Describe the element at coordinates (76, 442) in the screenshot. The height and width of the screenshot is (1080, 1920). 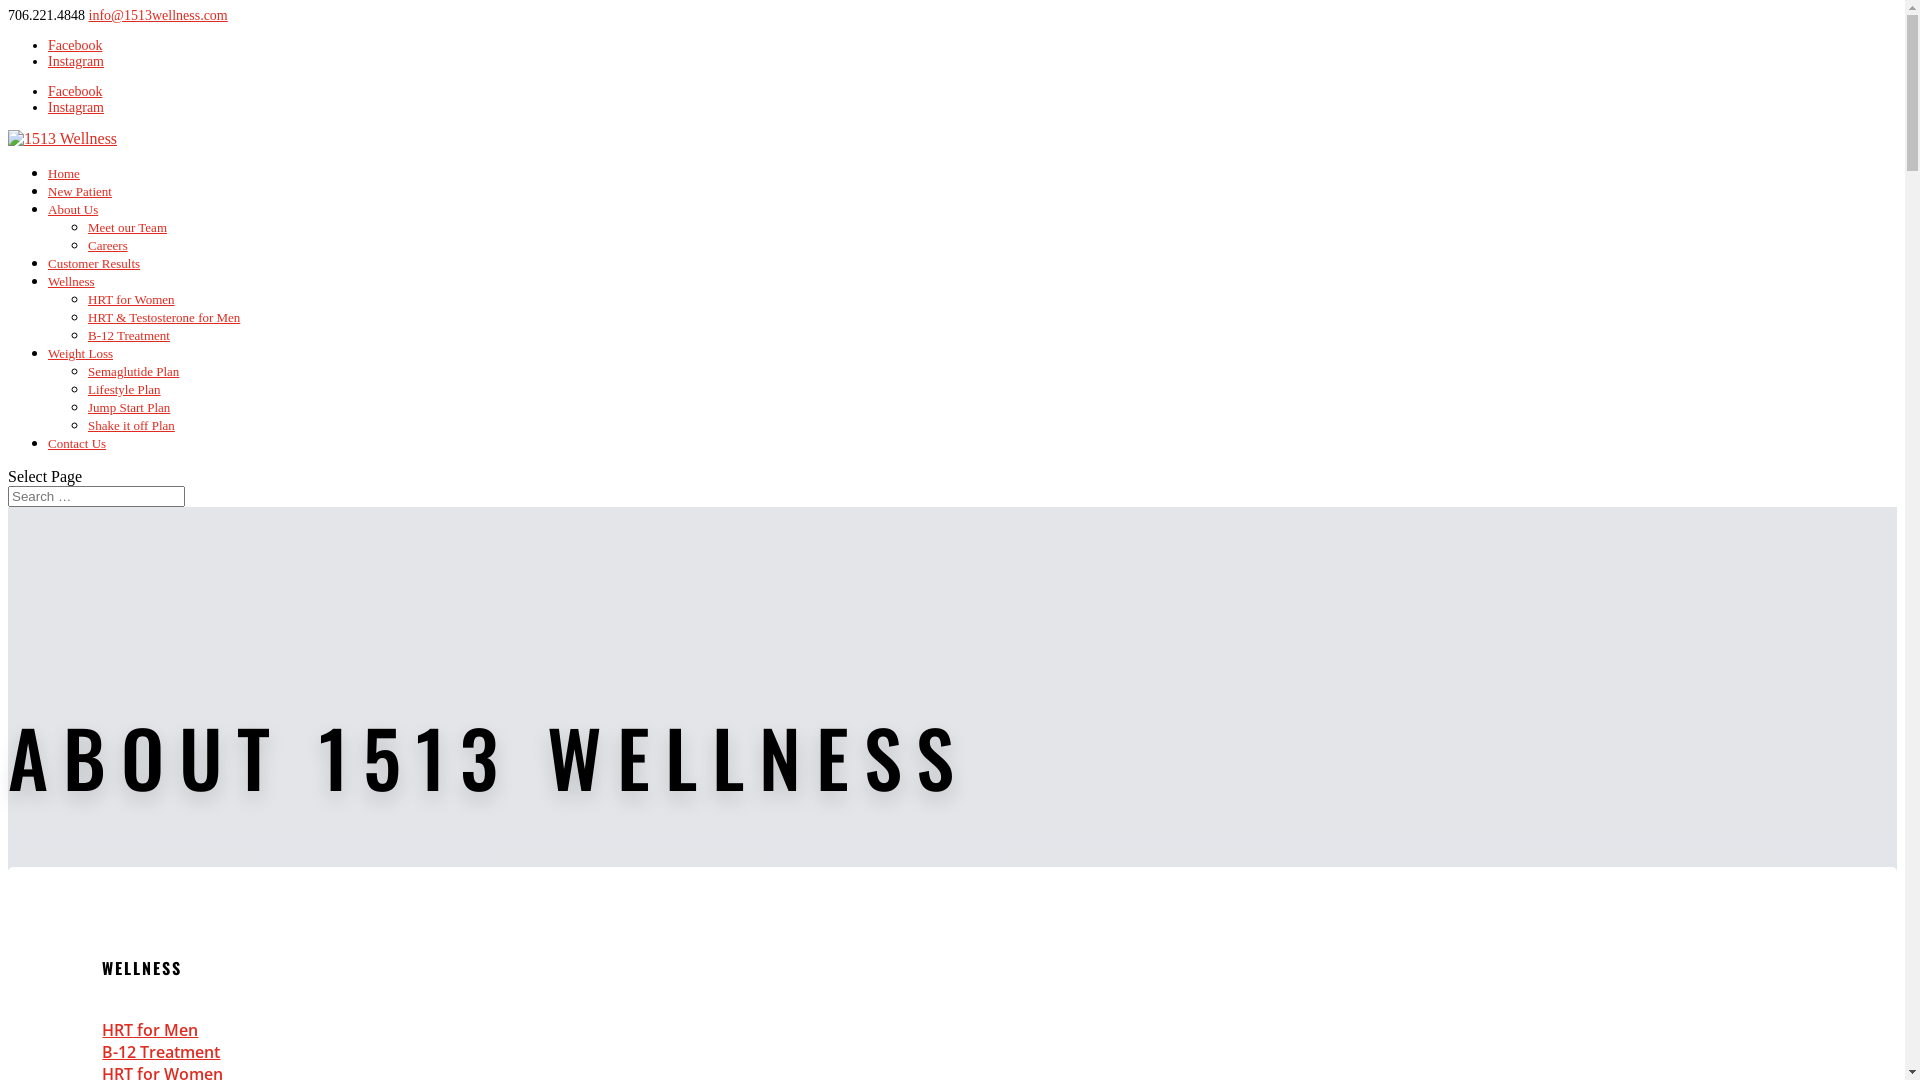
I see `'Contact Us'` at that location.